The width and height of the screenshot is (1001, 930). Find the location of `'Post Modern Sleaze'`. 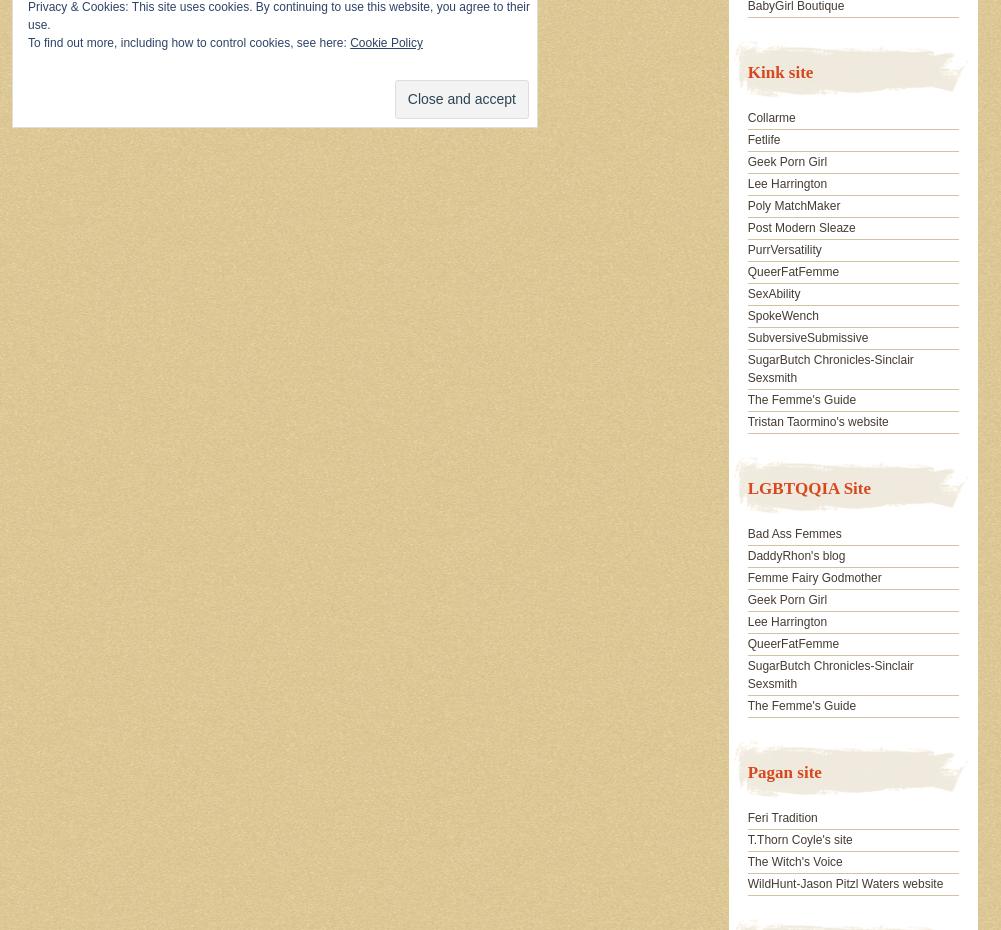

'Post Modern Sleaze' is located at coordinates (747, 227).